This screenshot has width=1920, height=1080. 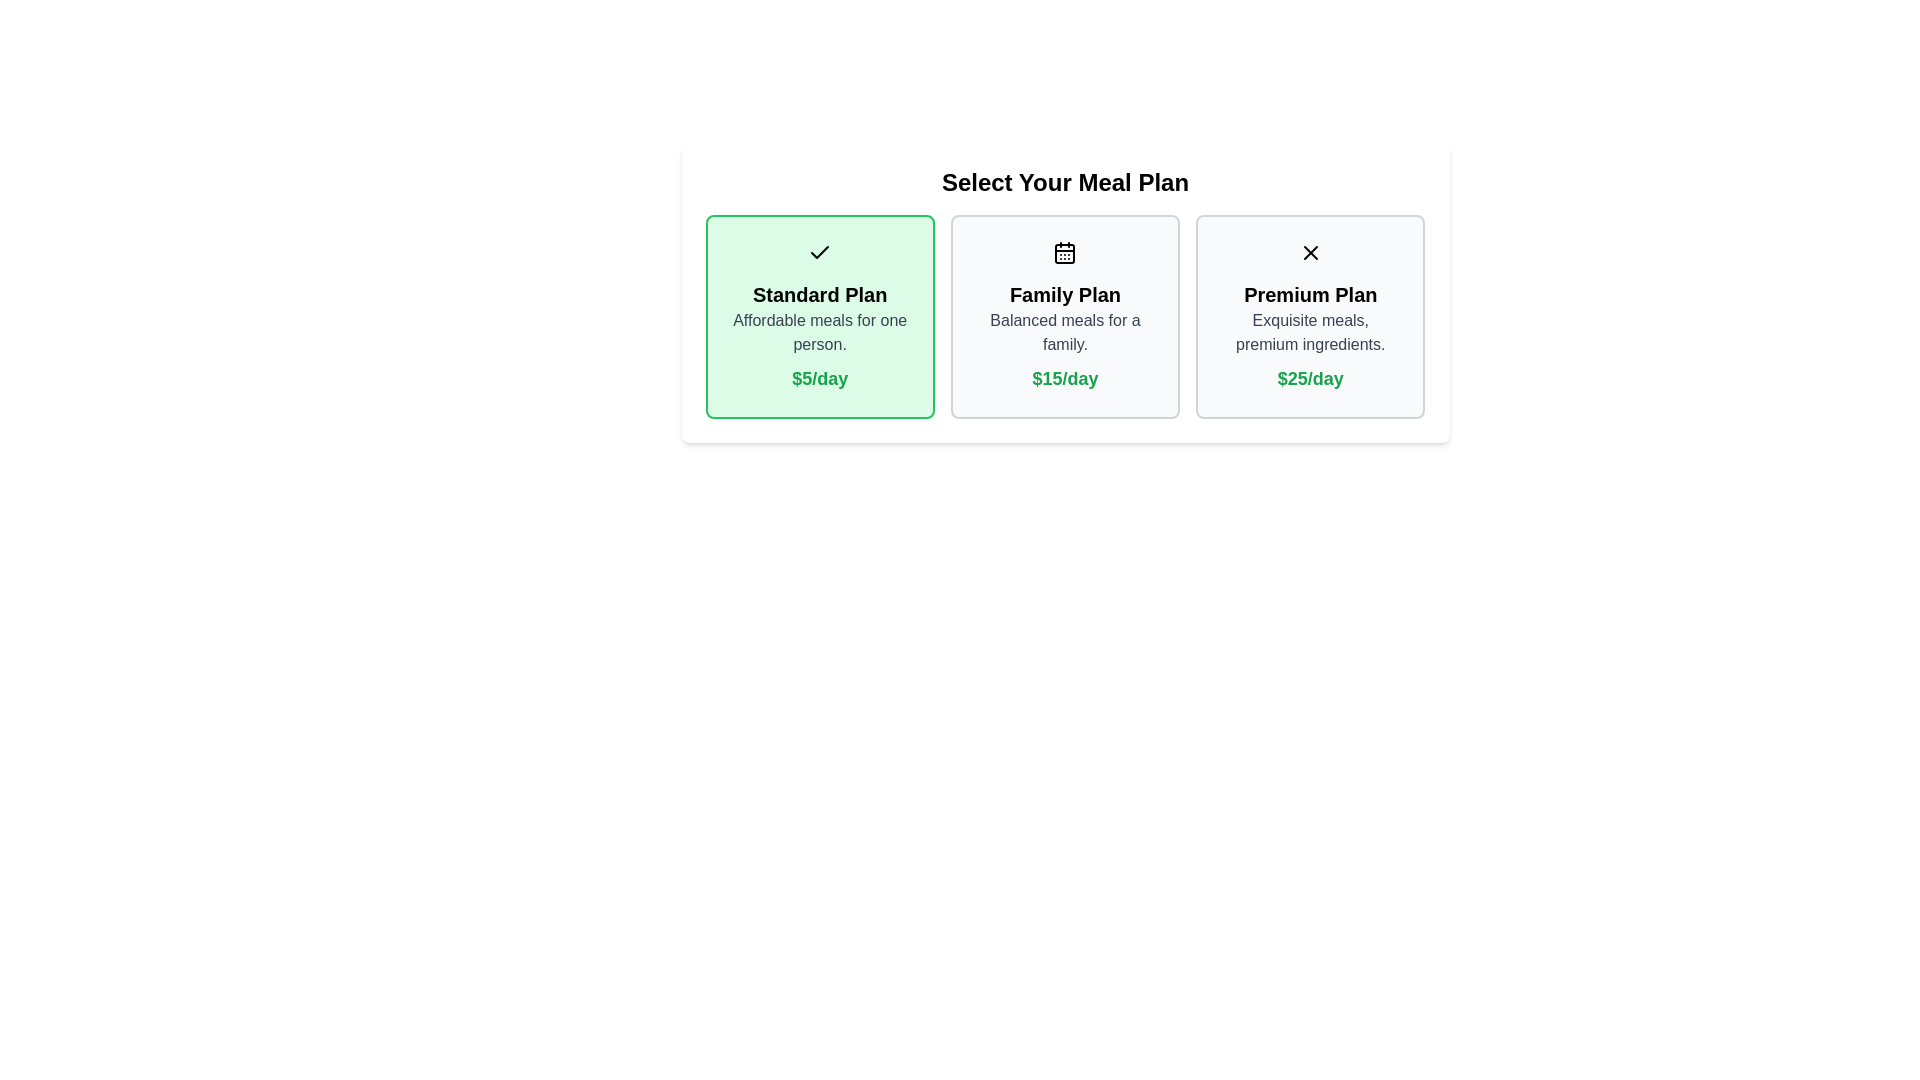 I want to click on the state of the selection indicator icon for the 'Standard Plan' option located near the top-left corner of the green box, so click(x=820, y=252).